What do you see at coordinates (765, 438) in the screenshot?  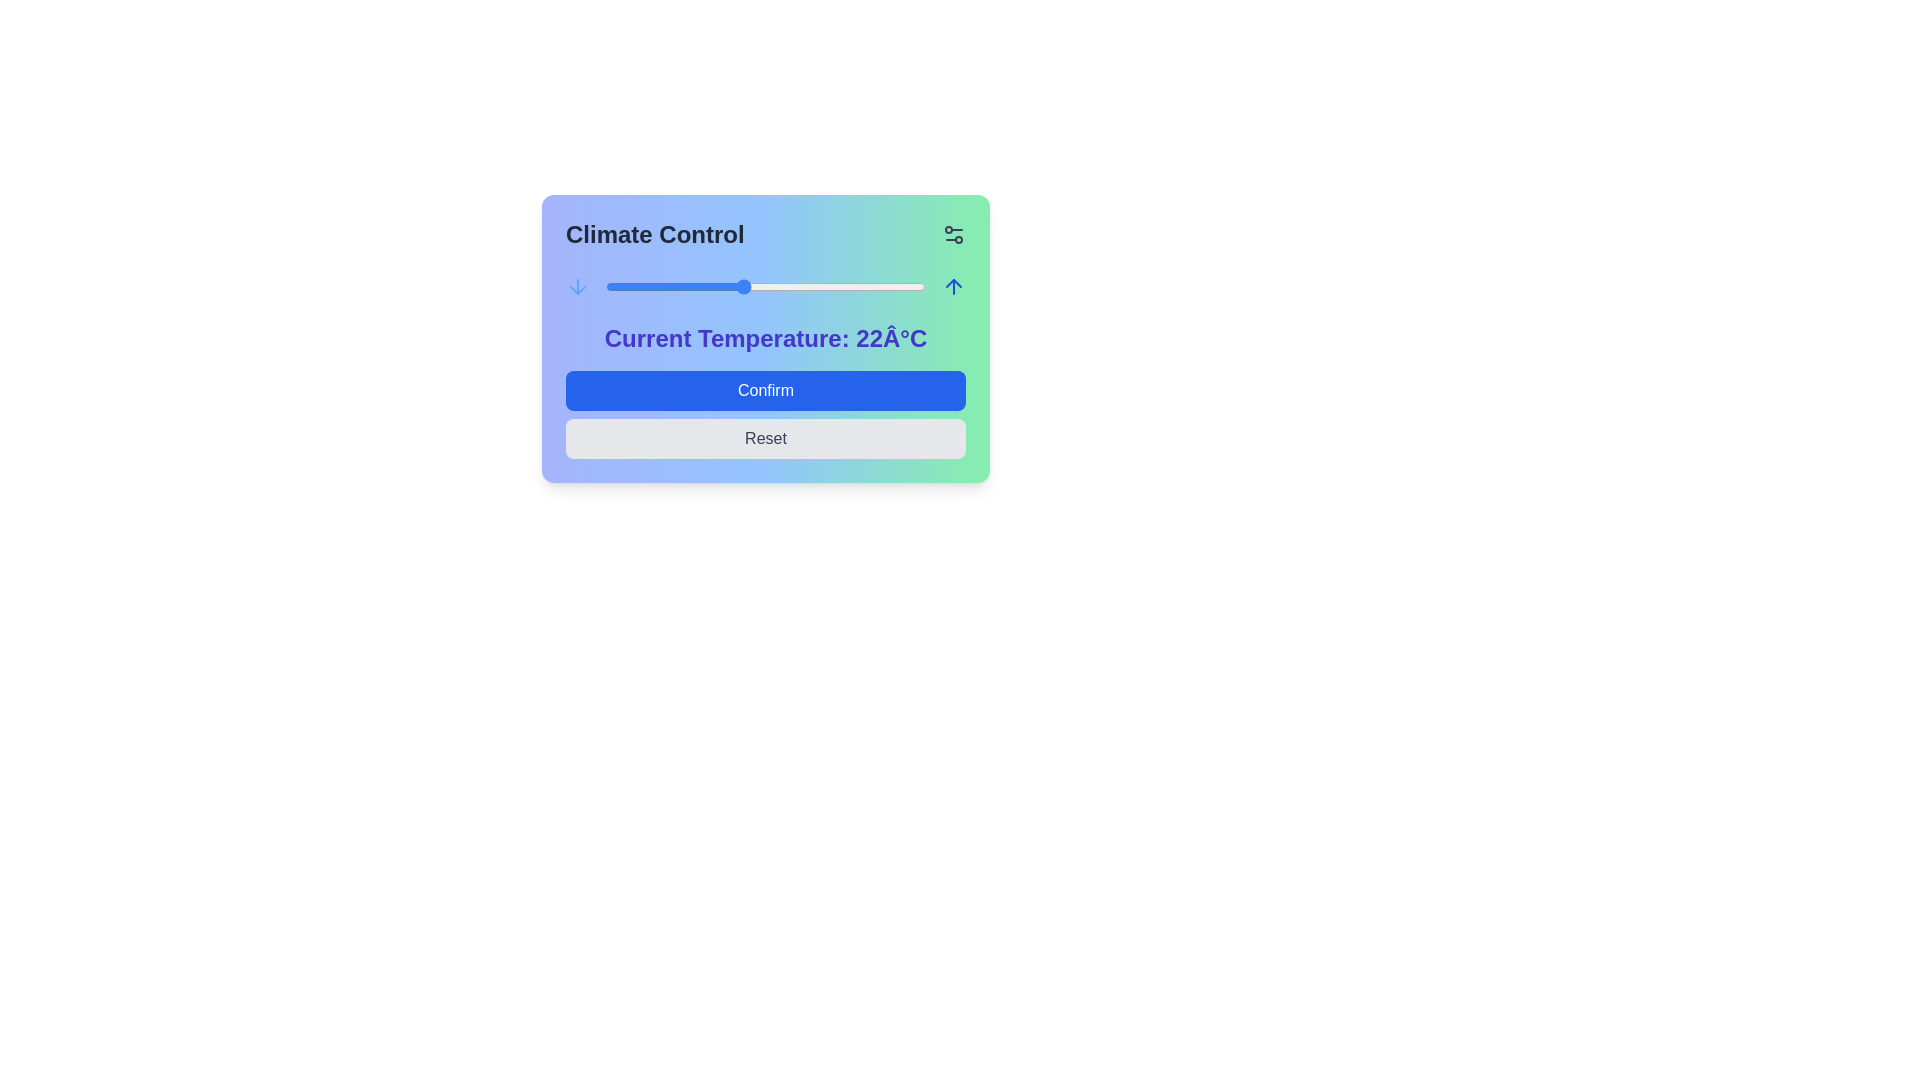 I see `Reset button to reset the climate control settings` at bounding box center [765, 438].